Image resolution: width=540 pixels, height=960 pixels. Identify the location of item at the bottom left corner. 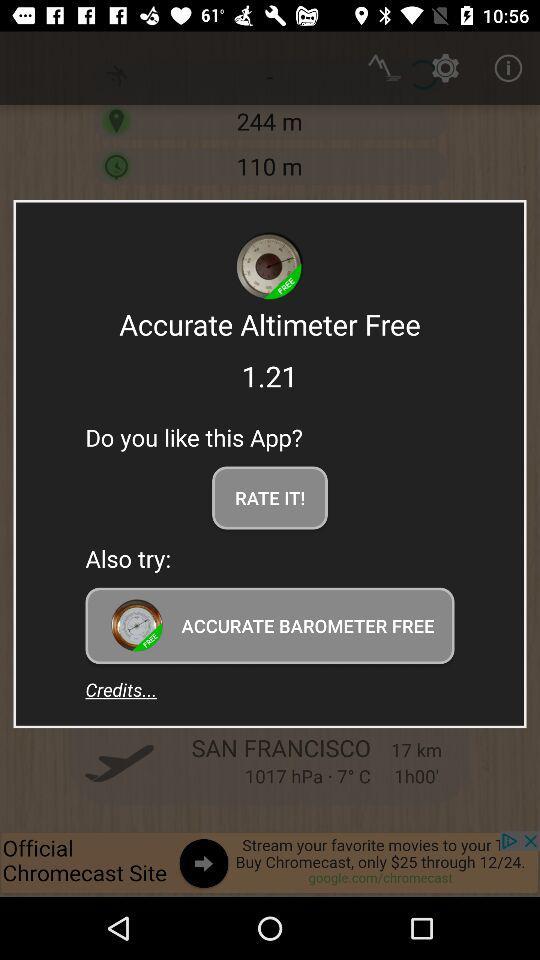
(121, 689).